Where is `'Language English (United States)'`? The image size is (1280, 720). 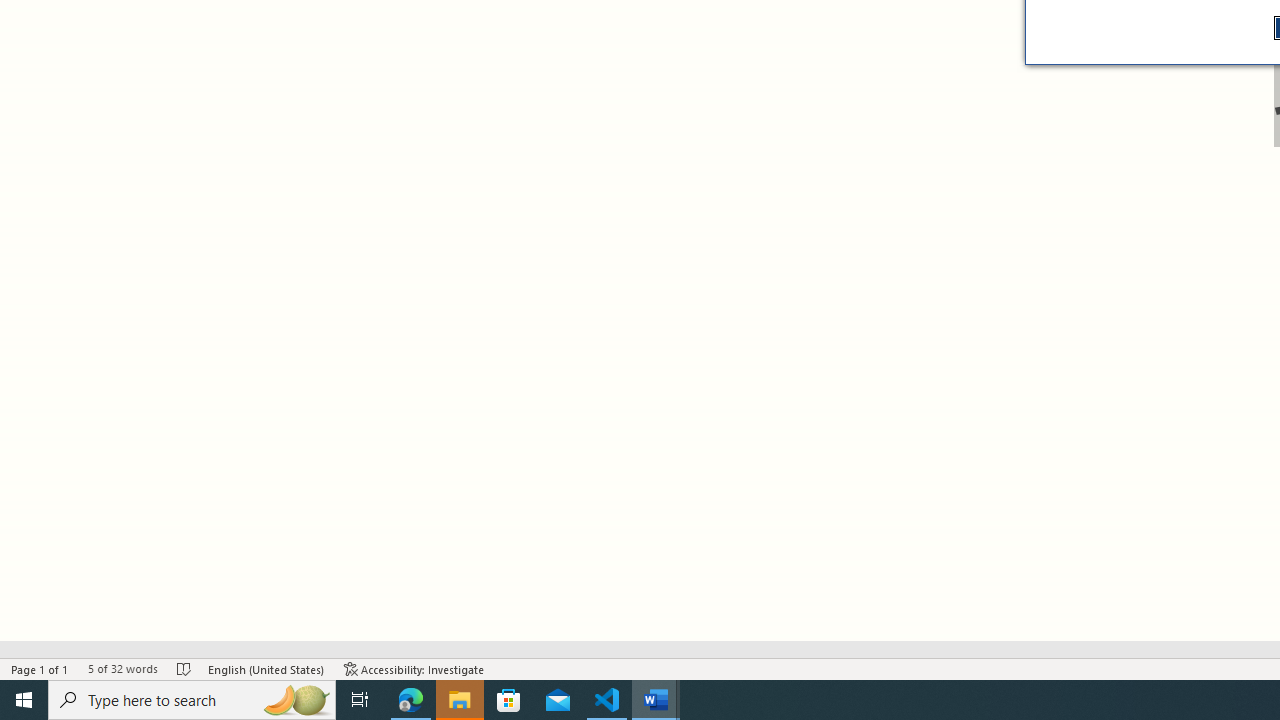 'Language English (United States)' is located at coordinates (265, 669).